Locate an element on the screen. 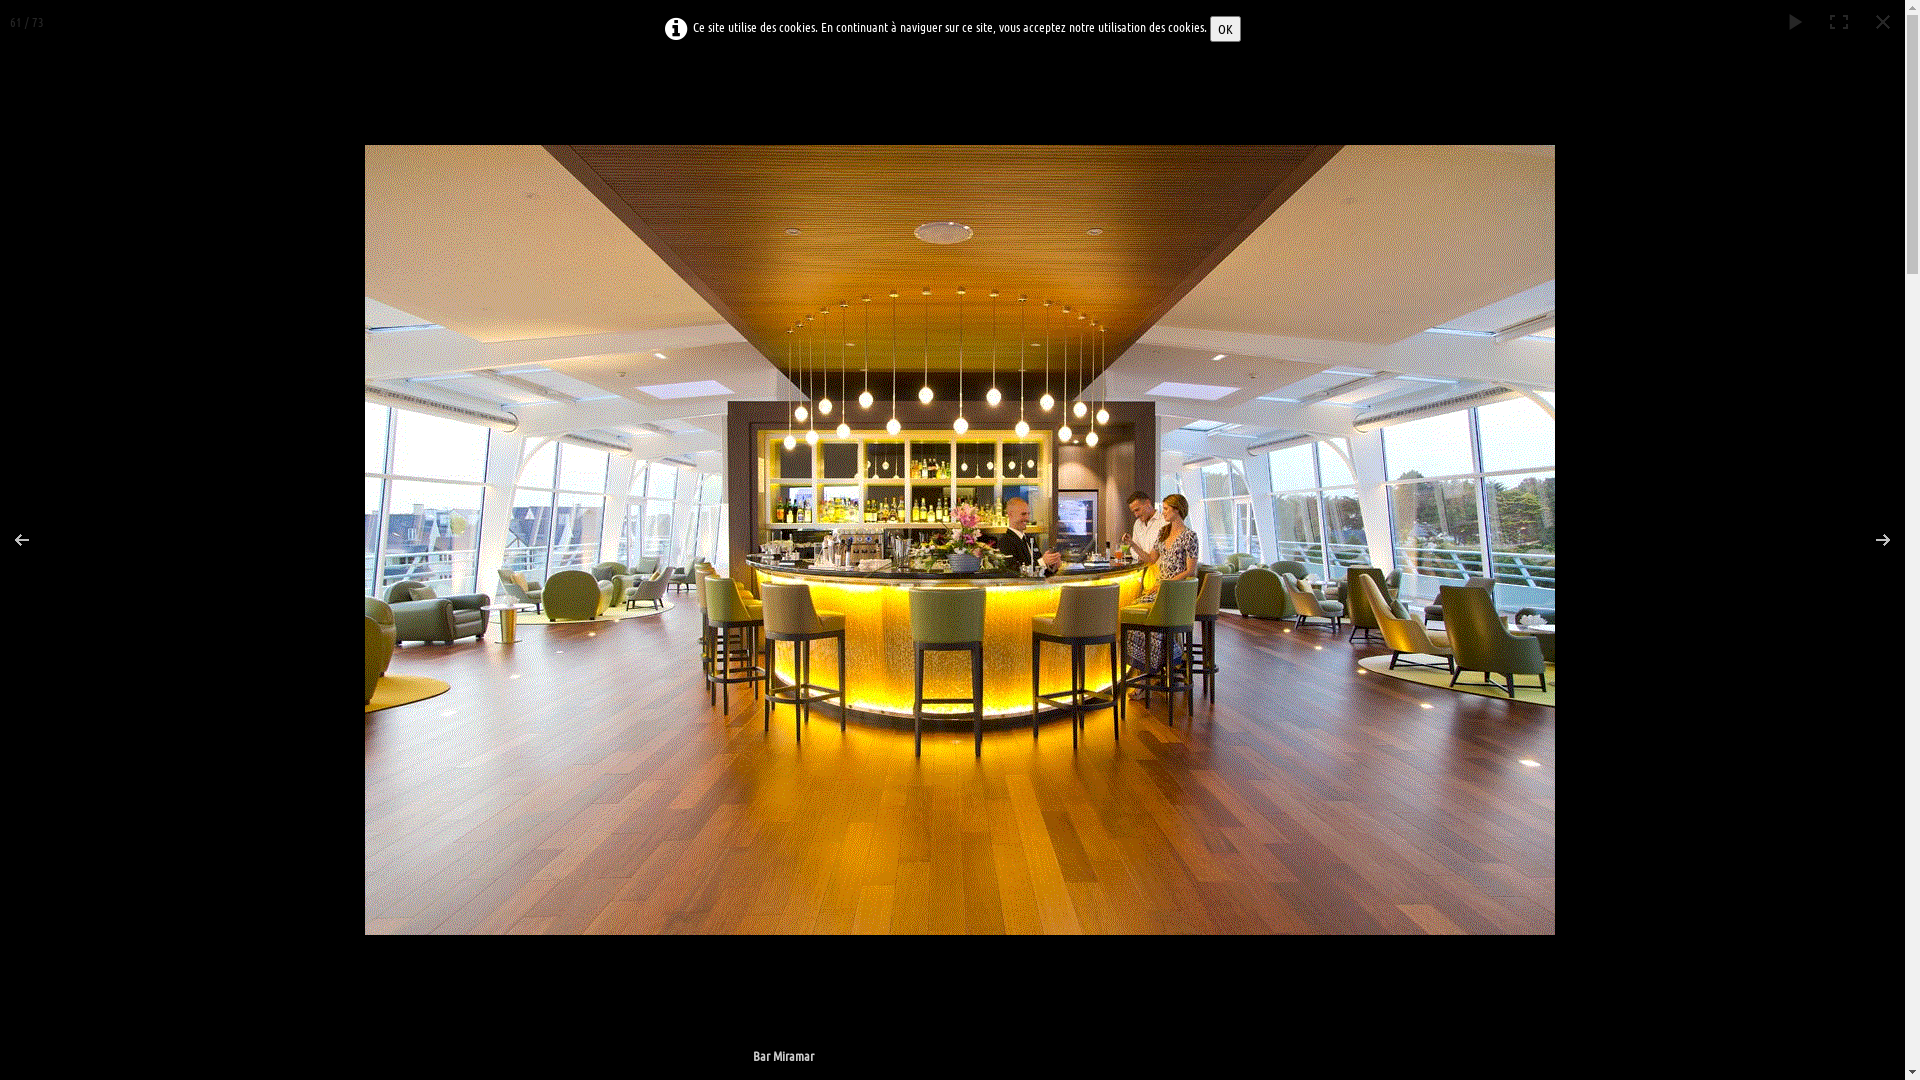  'Fermer' is located at coordinates (1881, 22).